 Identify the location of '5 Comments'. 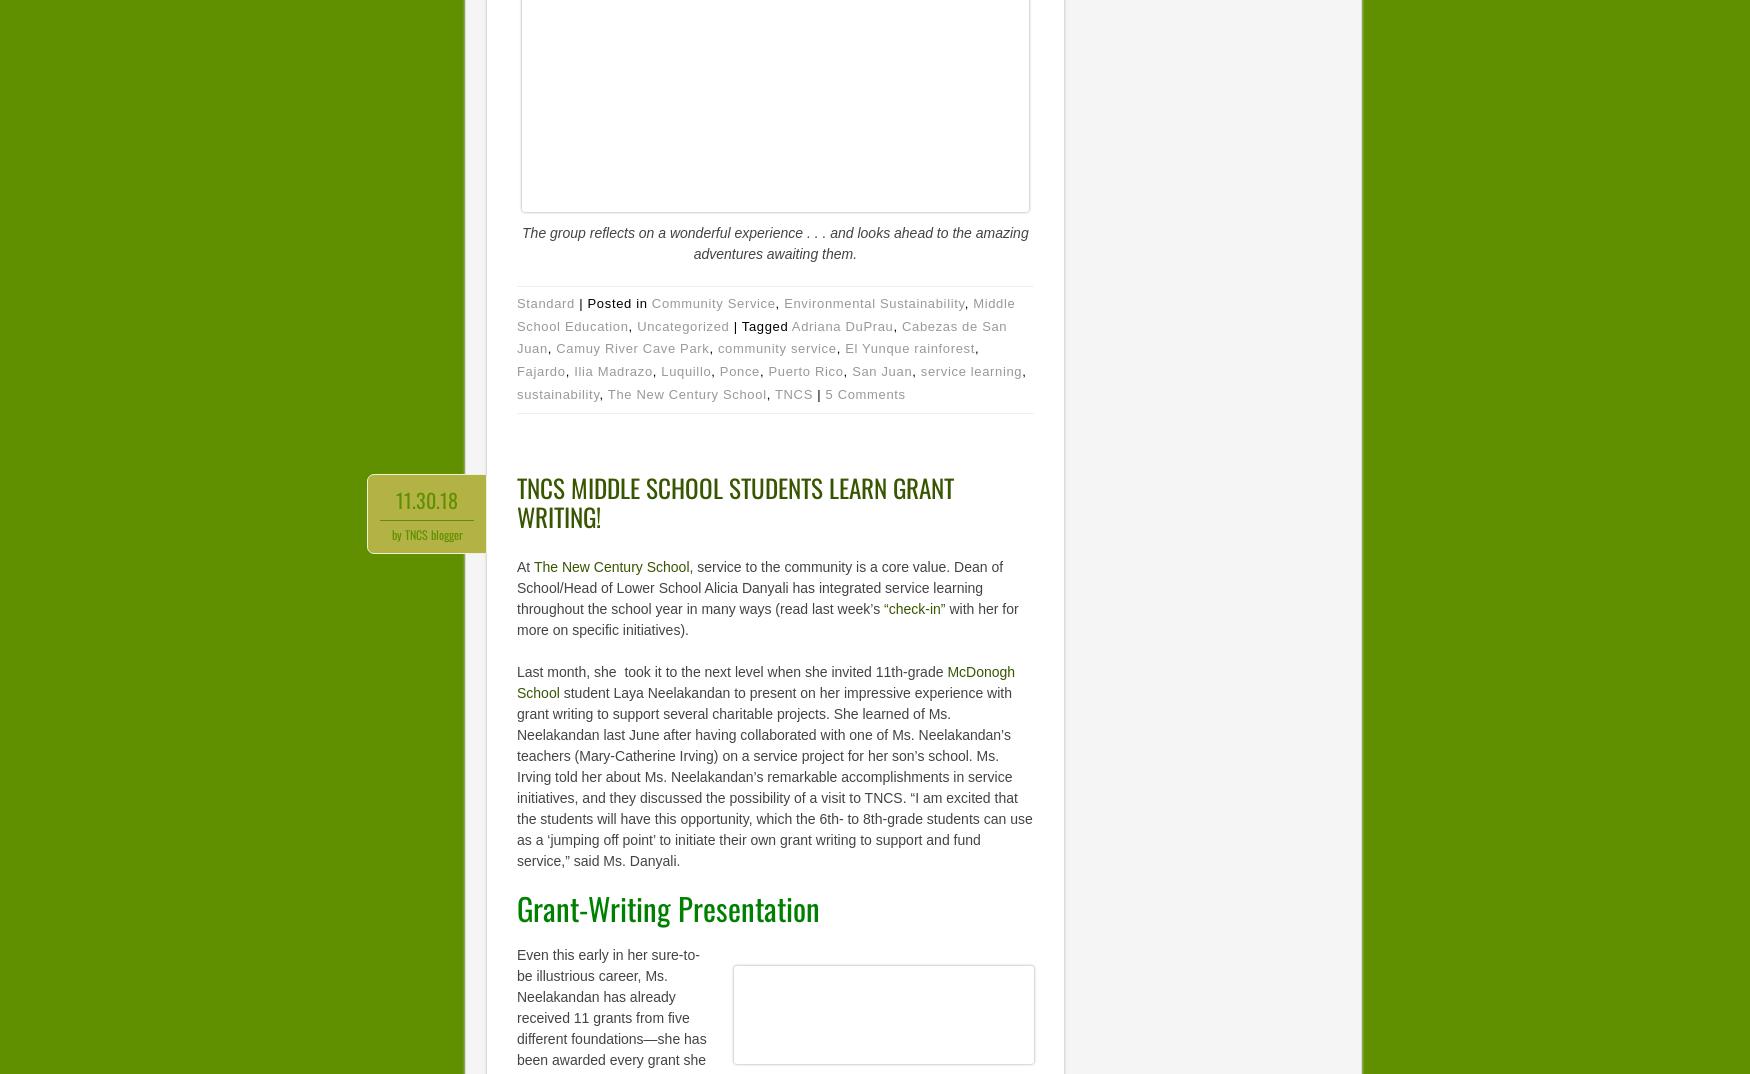
(865, 393).